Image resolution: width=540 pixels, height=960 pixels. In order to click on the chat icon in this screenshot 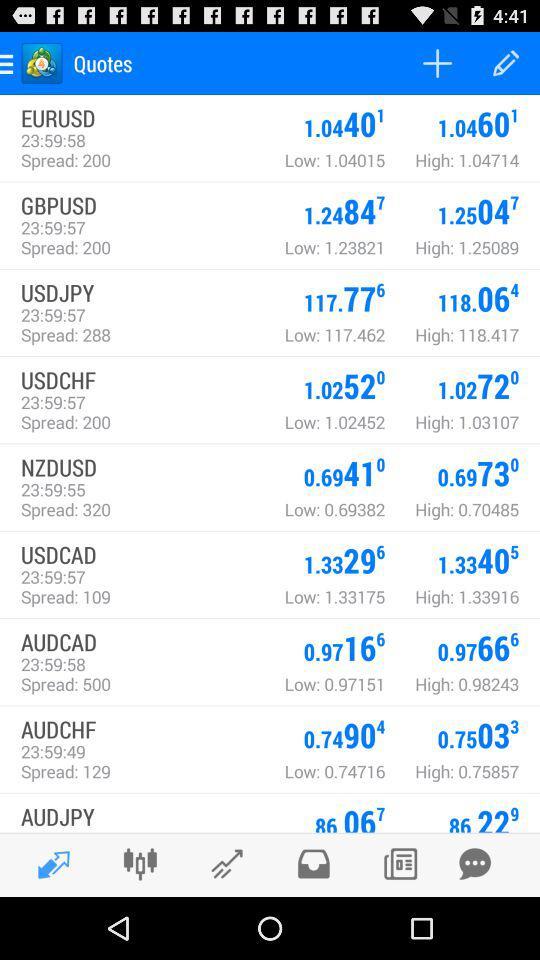, I will do `click(474, 924)`.